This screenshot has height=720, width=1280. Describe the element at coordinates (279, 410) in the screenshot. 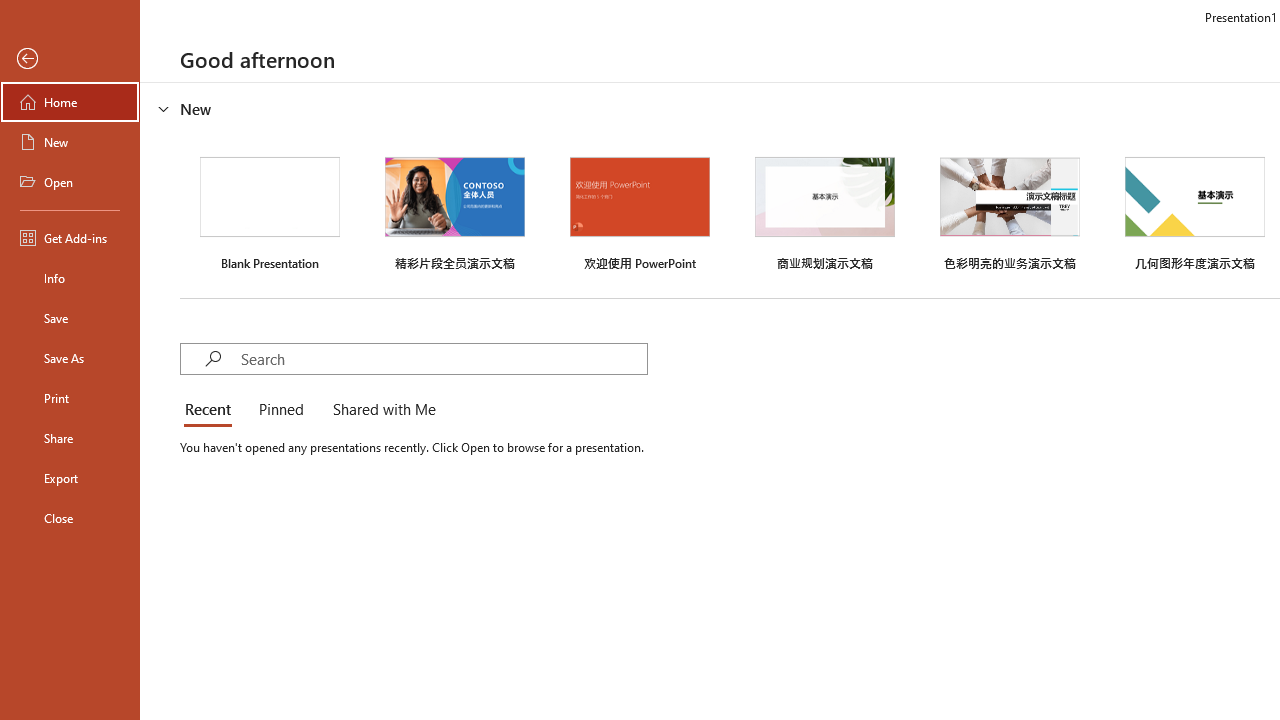

I see `'Pinned'` at that location.